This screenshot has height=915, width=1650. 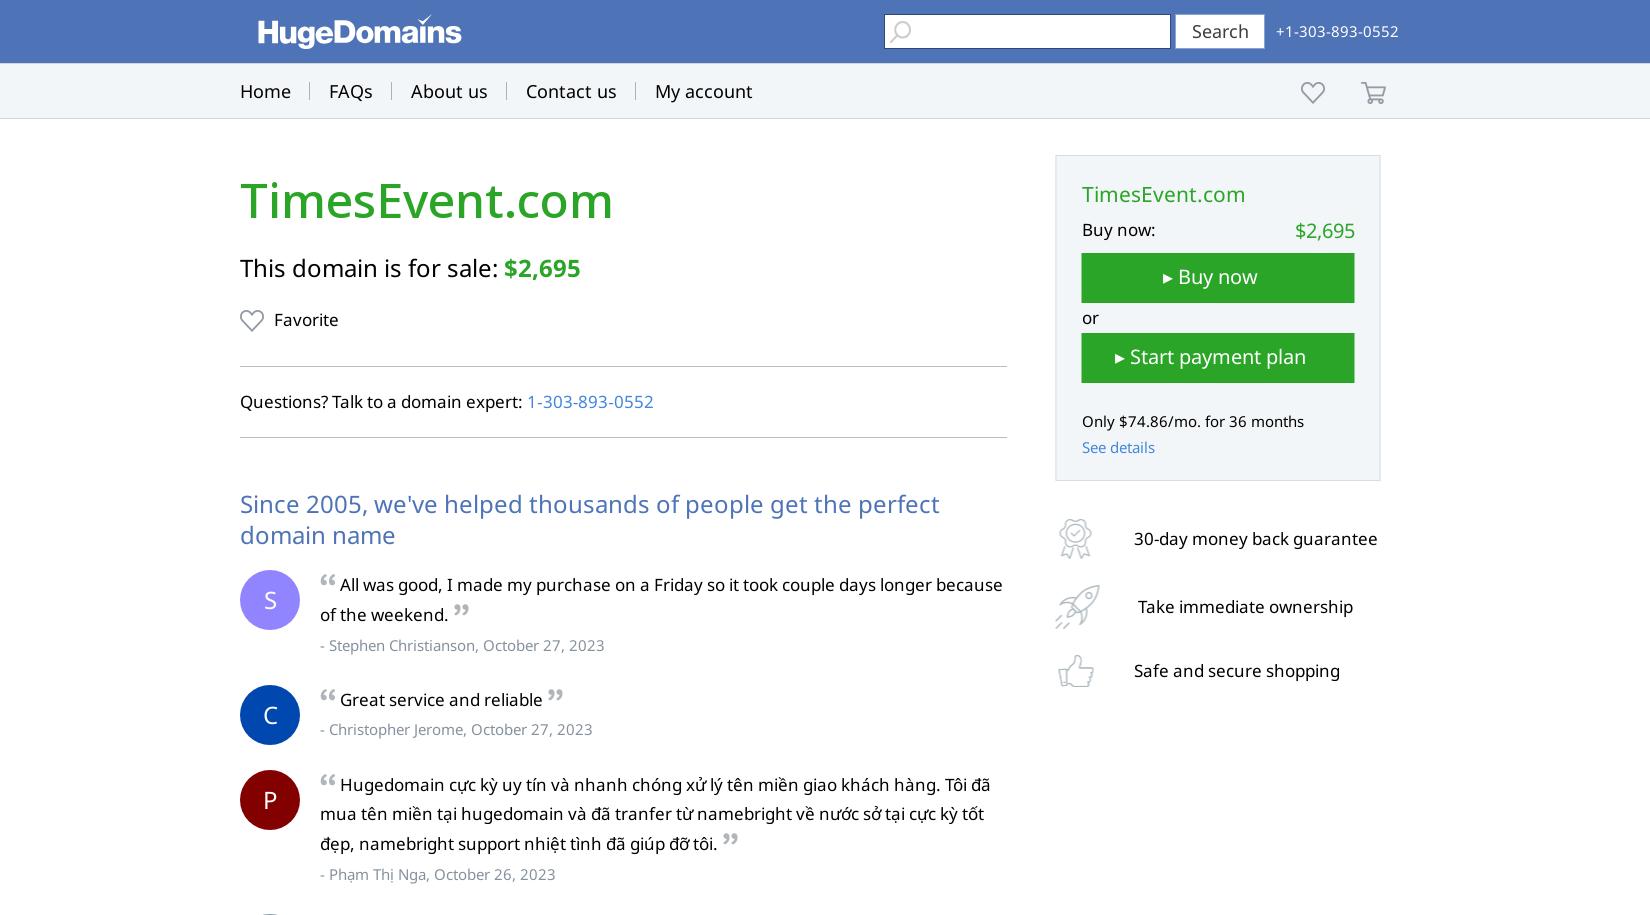 What do you see at coordinates (1336, 31) in the screenshot?
I see `'+1-303-893-0552'` at bounding box center [1336, 31].